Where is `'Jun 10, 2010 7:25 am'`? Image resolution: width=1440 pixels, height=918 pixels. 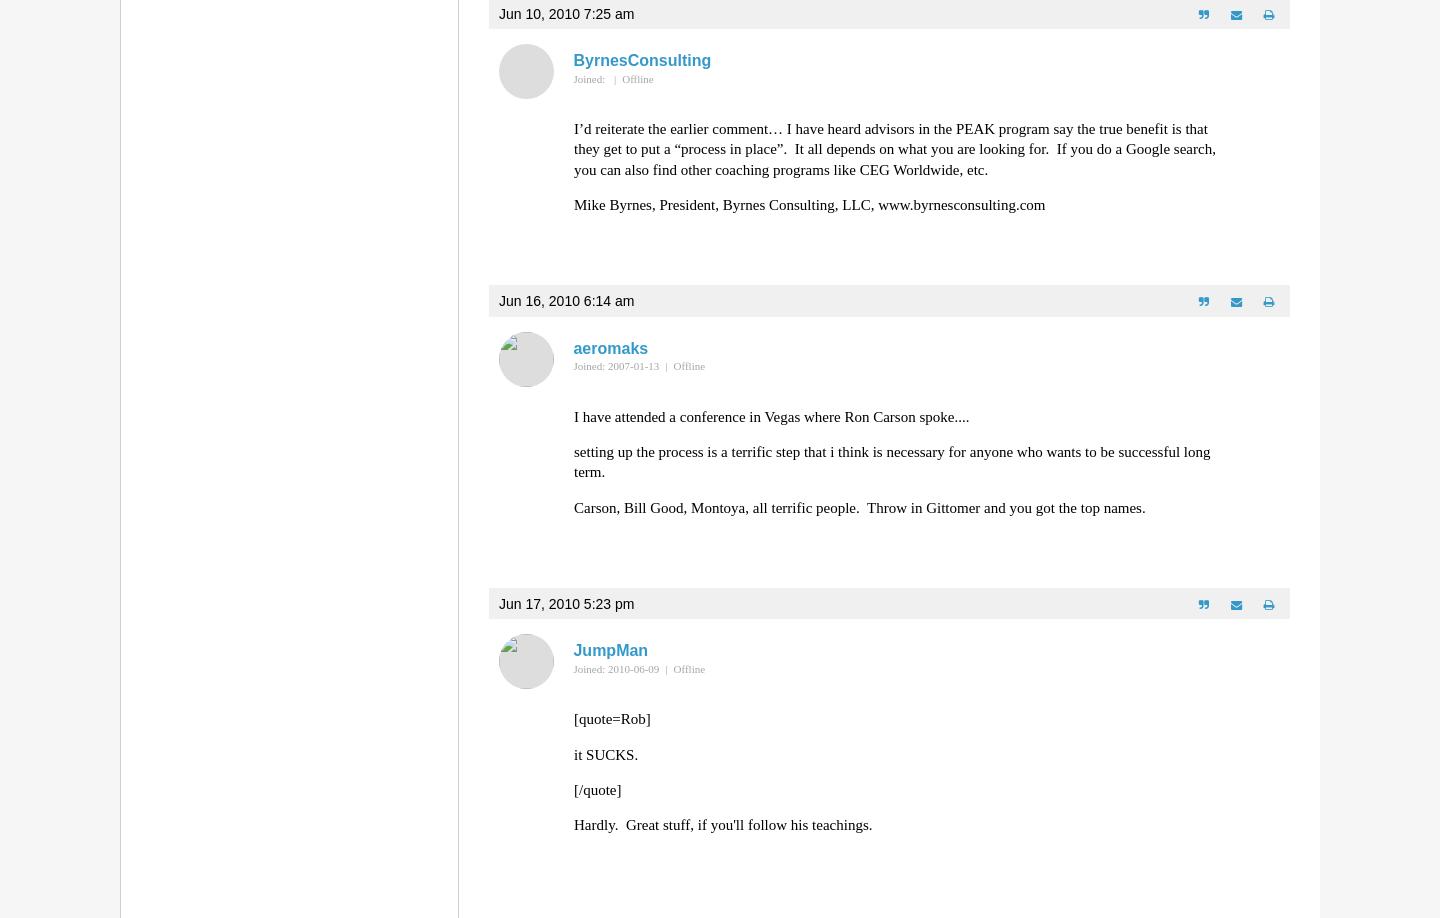 'Jun 10, 2010 7:25 am' is located at coordinates (566, 13).